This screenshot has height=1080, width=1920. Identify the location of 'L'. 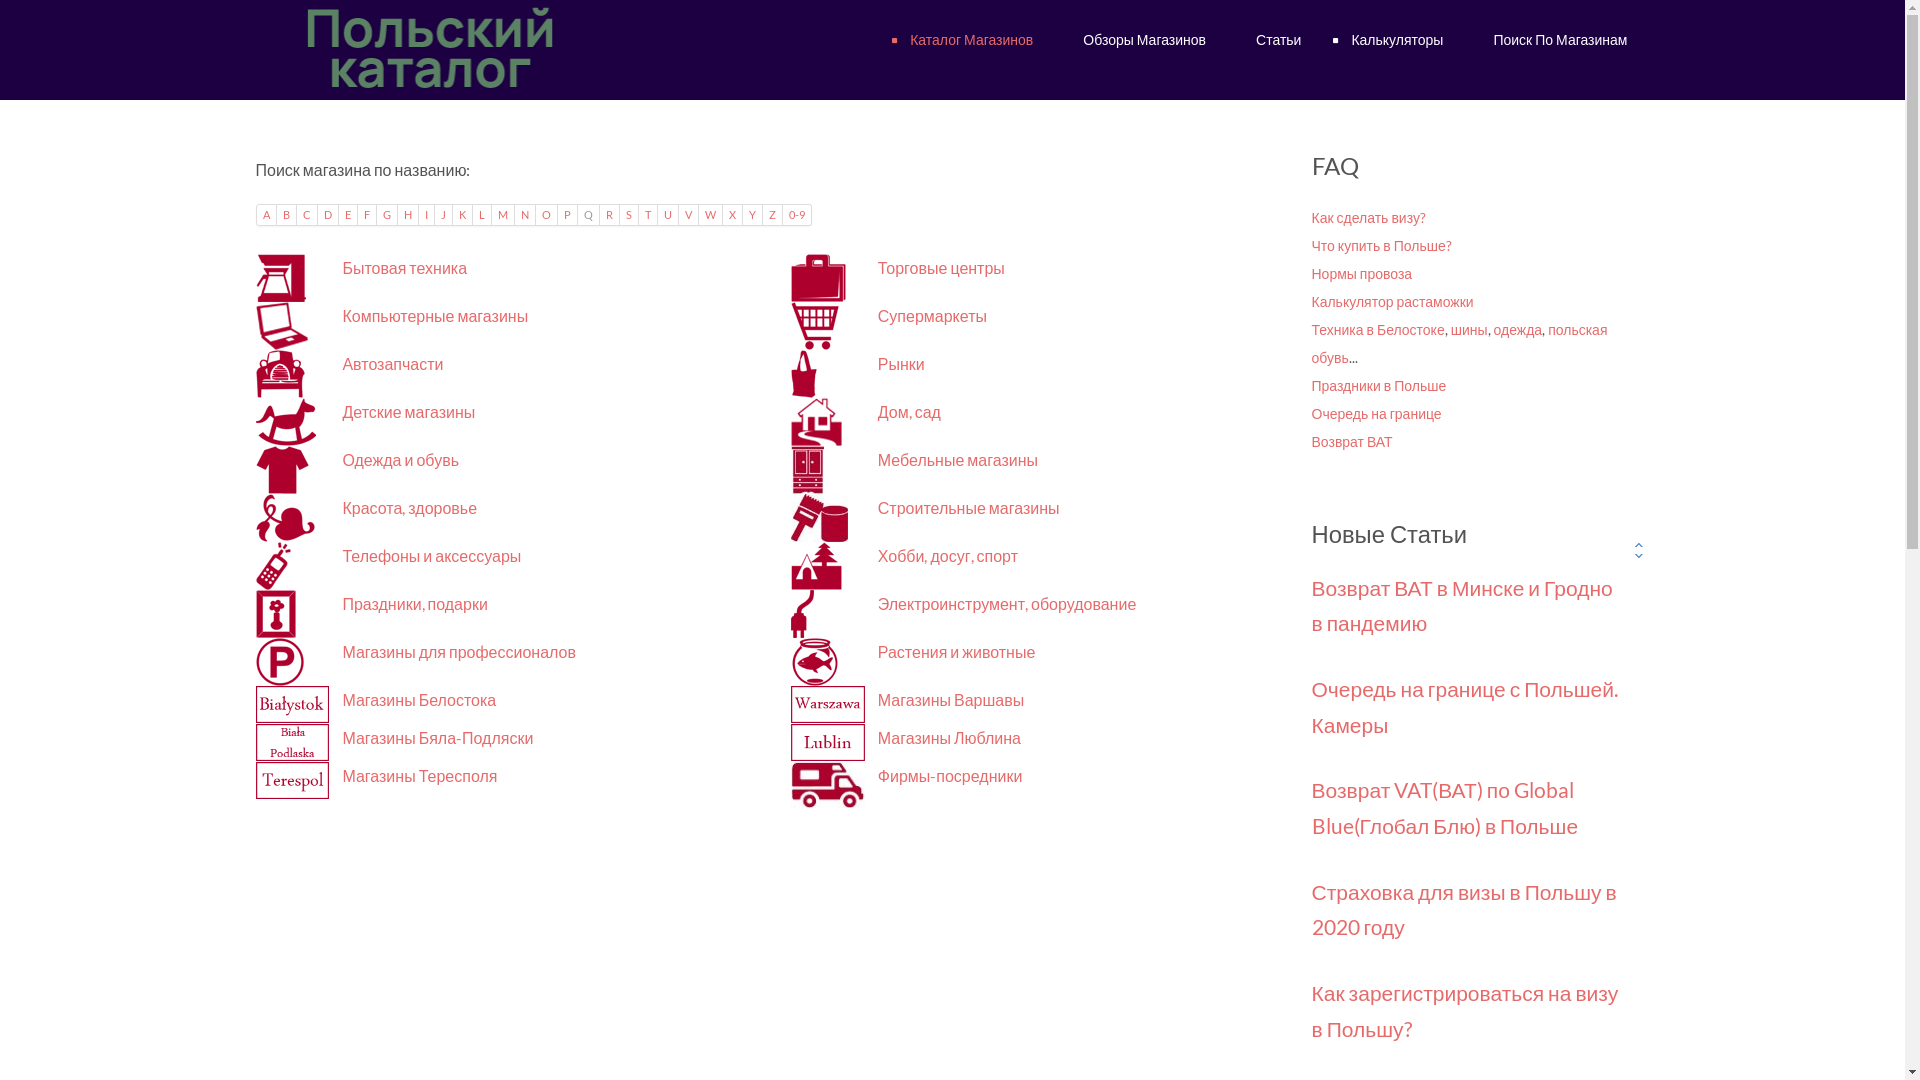
(481, 215).